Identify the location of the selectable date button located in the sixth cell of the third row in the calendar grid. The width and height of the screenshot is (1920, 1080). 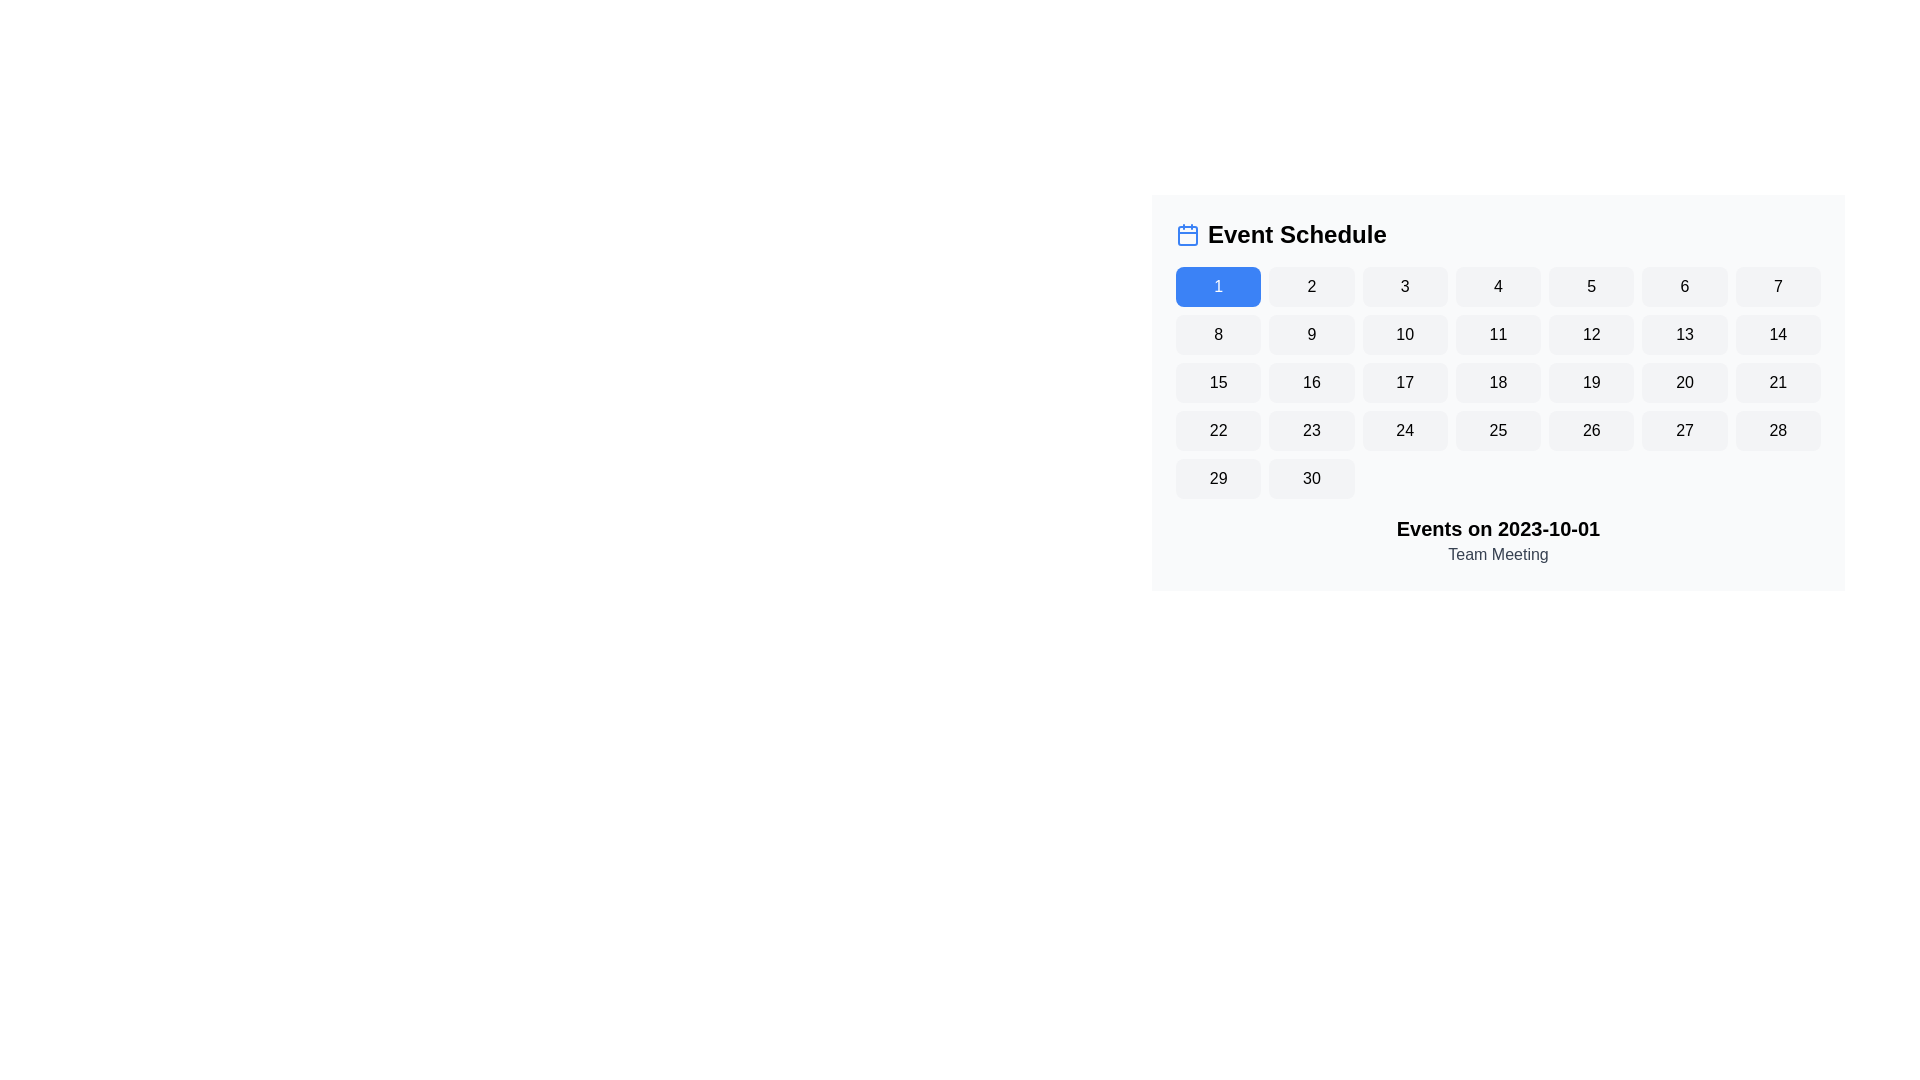
(1683, 382).